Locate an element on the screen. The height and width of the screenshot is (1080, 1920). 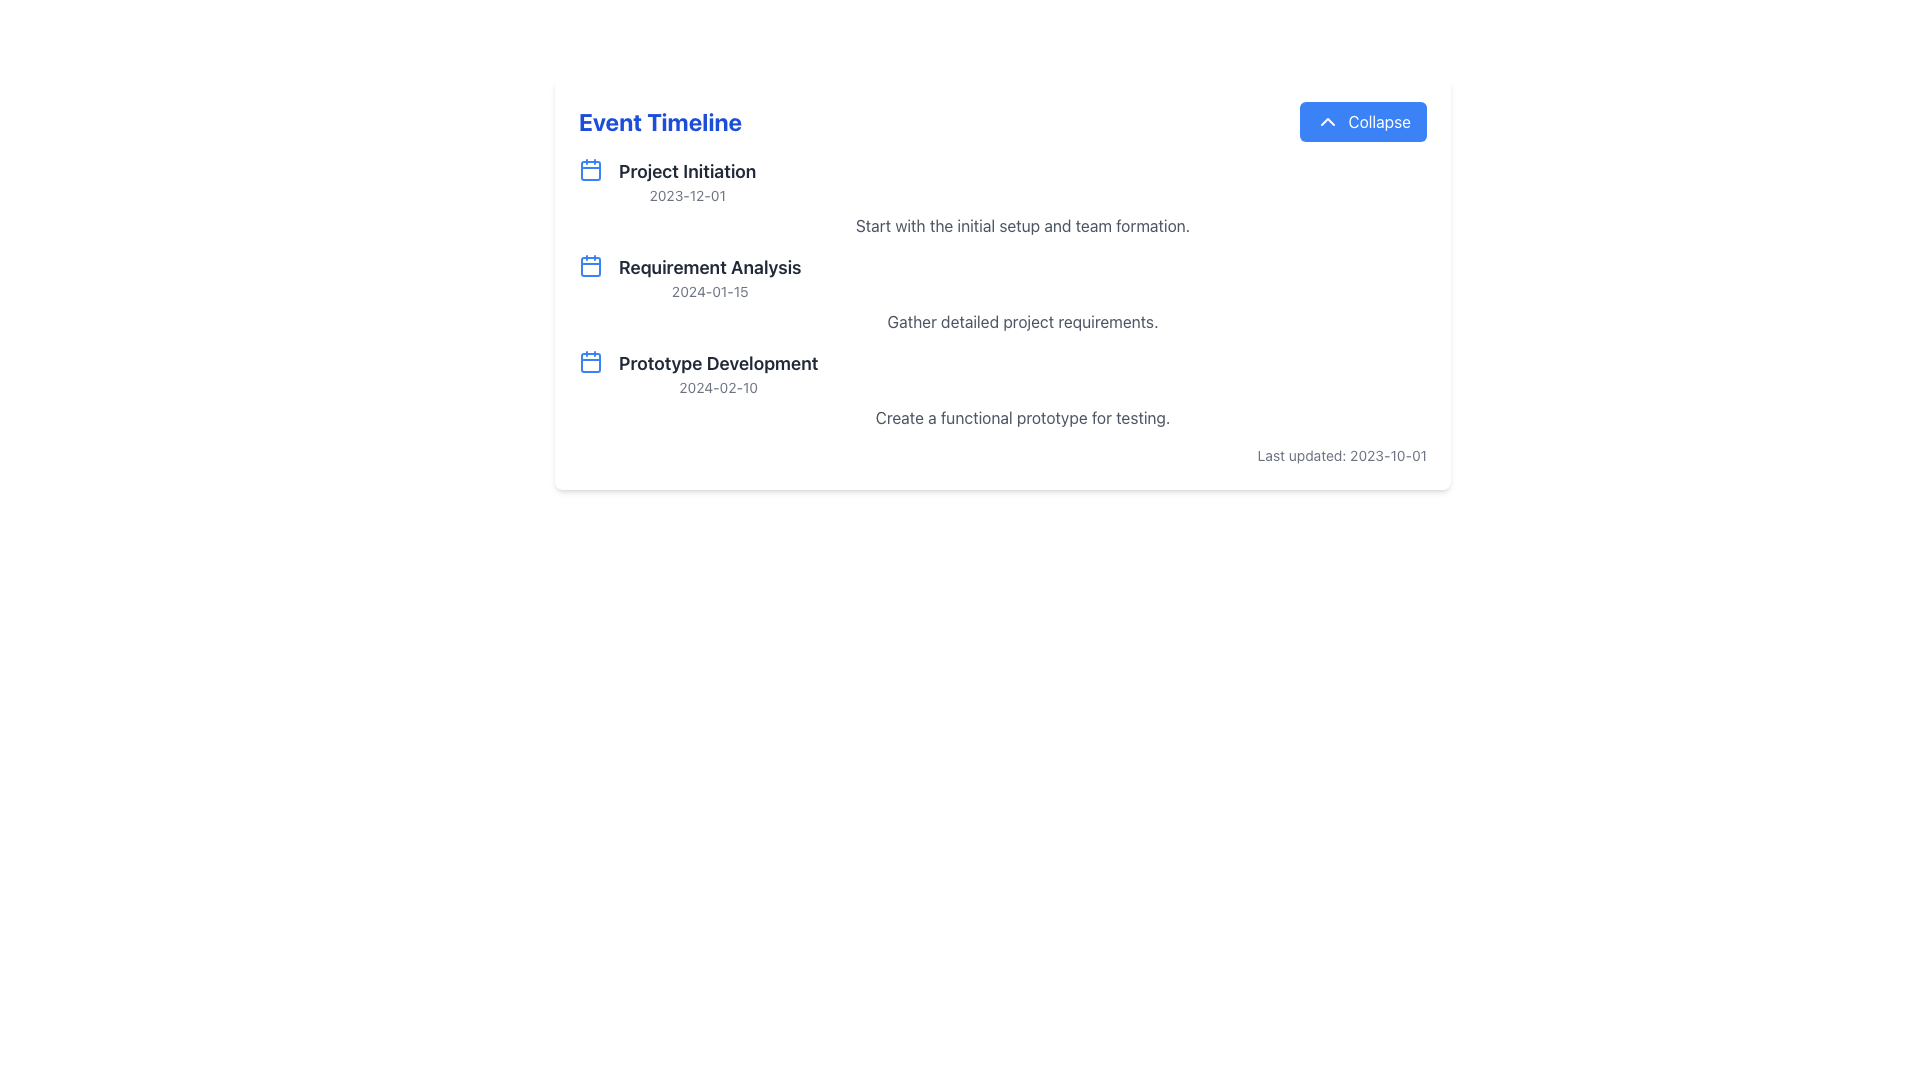
the chevron-up icon, which is styled with a simple outline in white against a blue-filled circle, located inside the 'Collapse' button is located at coordinates (1328, 122).